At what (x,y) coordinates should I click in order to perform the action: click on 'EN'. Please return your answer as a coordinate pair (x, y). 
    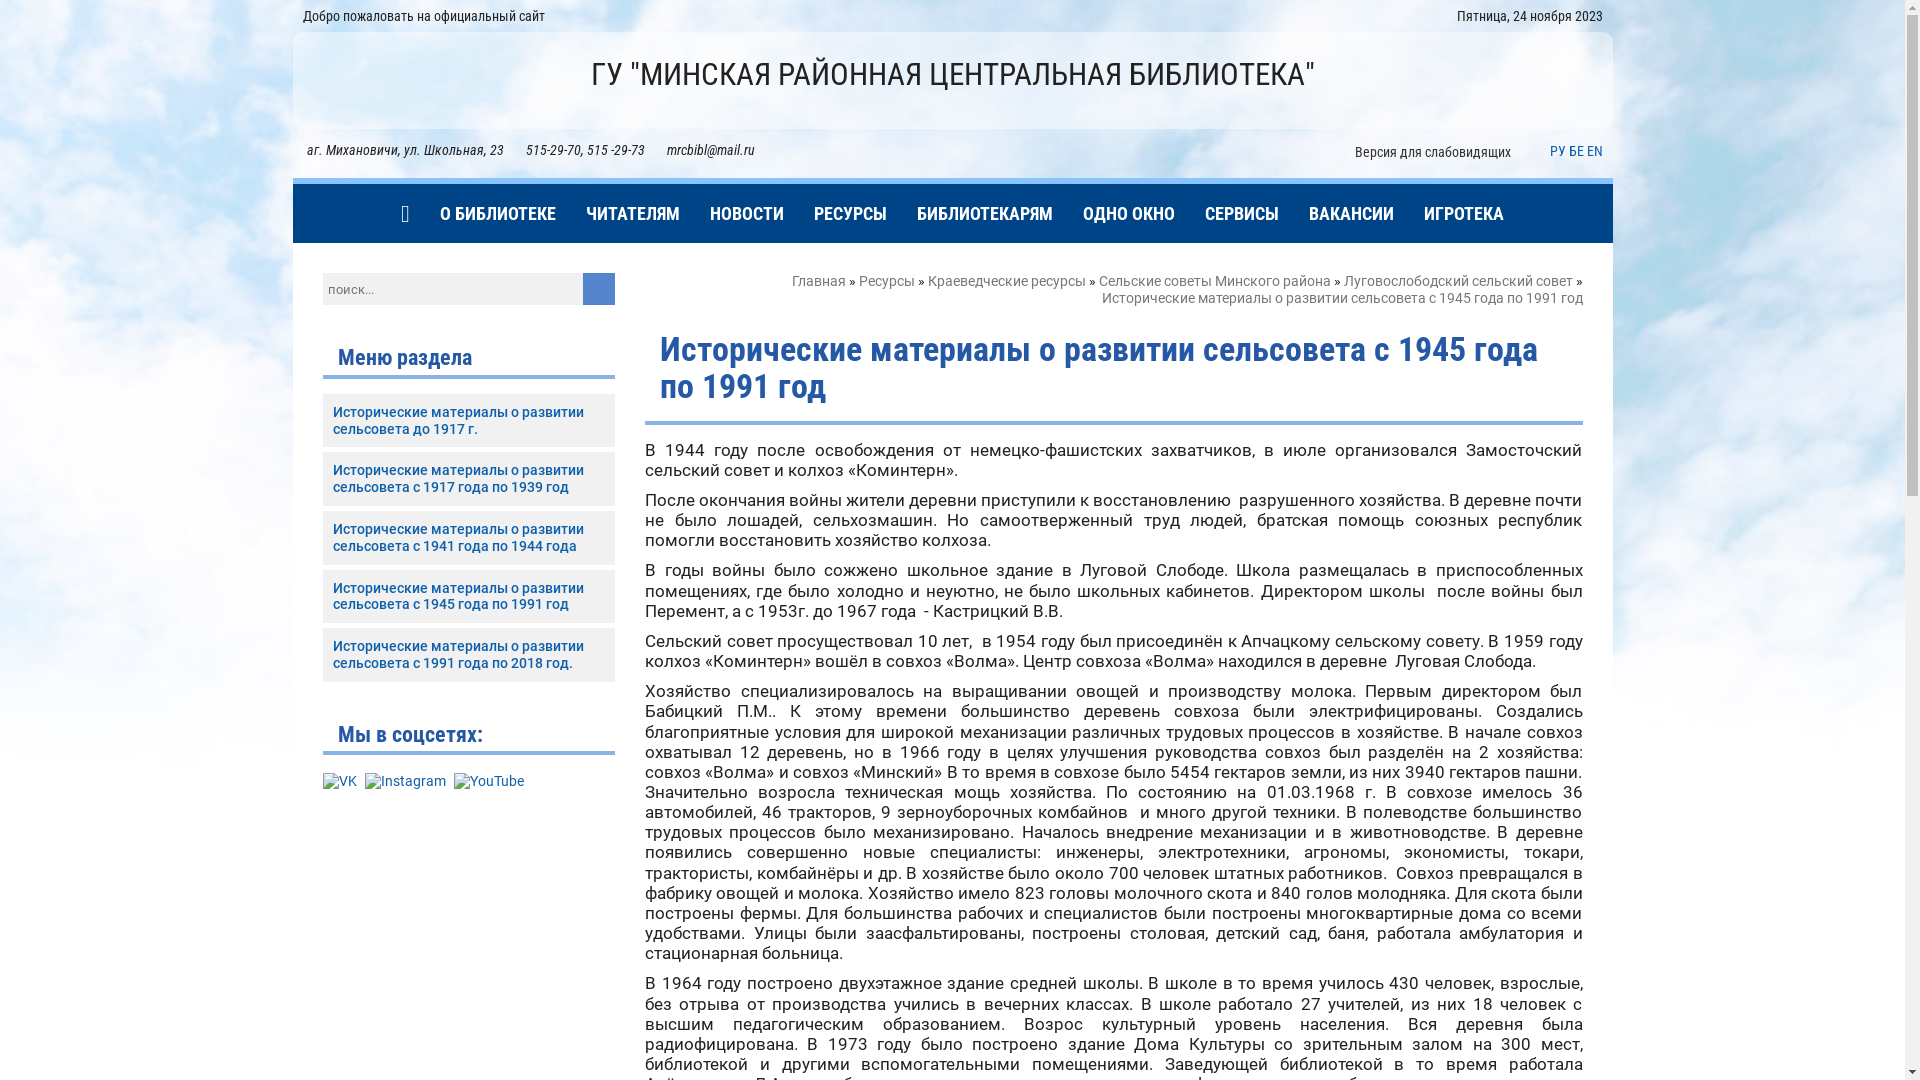
    Looking at the image, I should click on (1584, 149).